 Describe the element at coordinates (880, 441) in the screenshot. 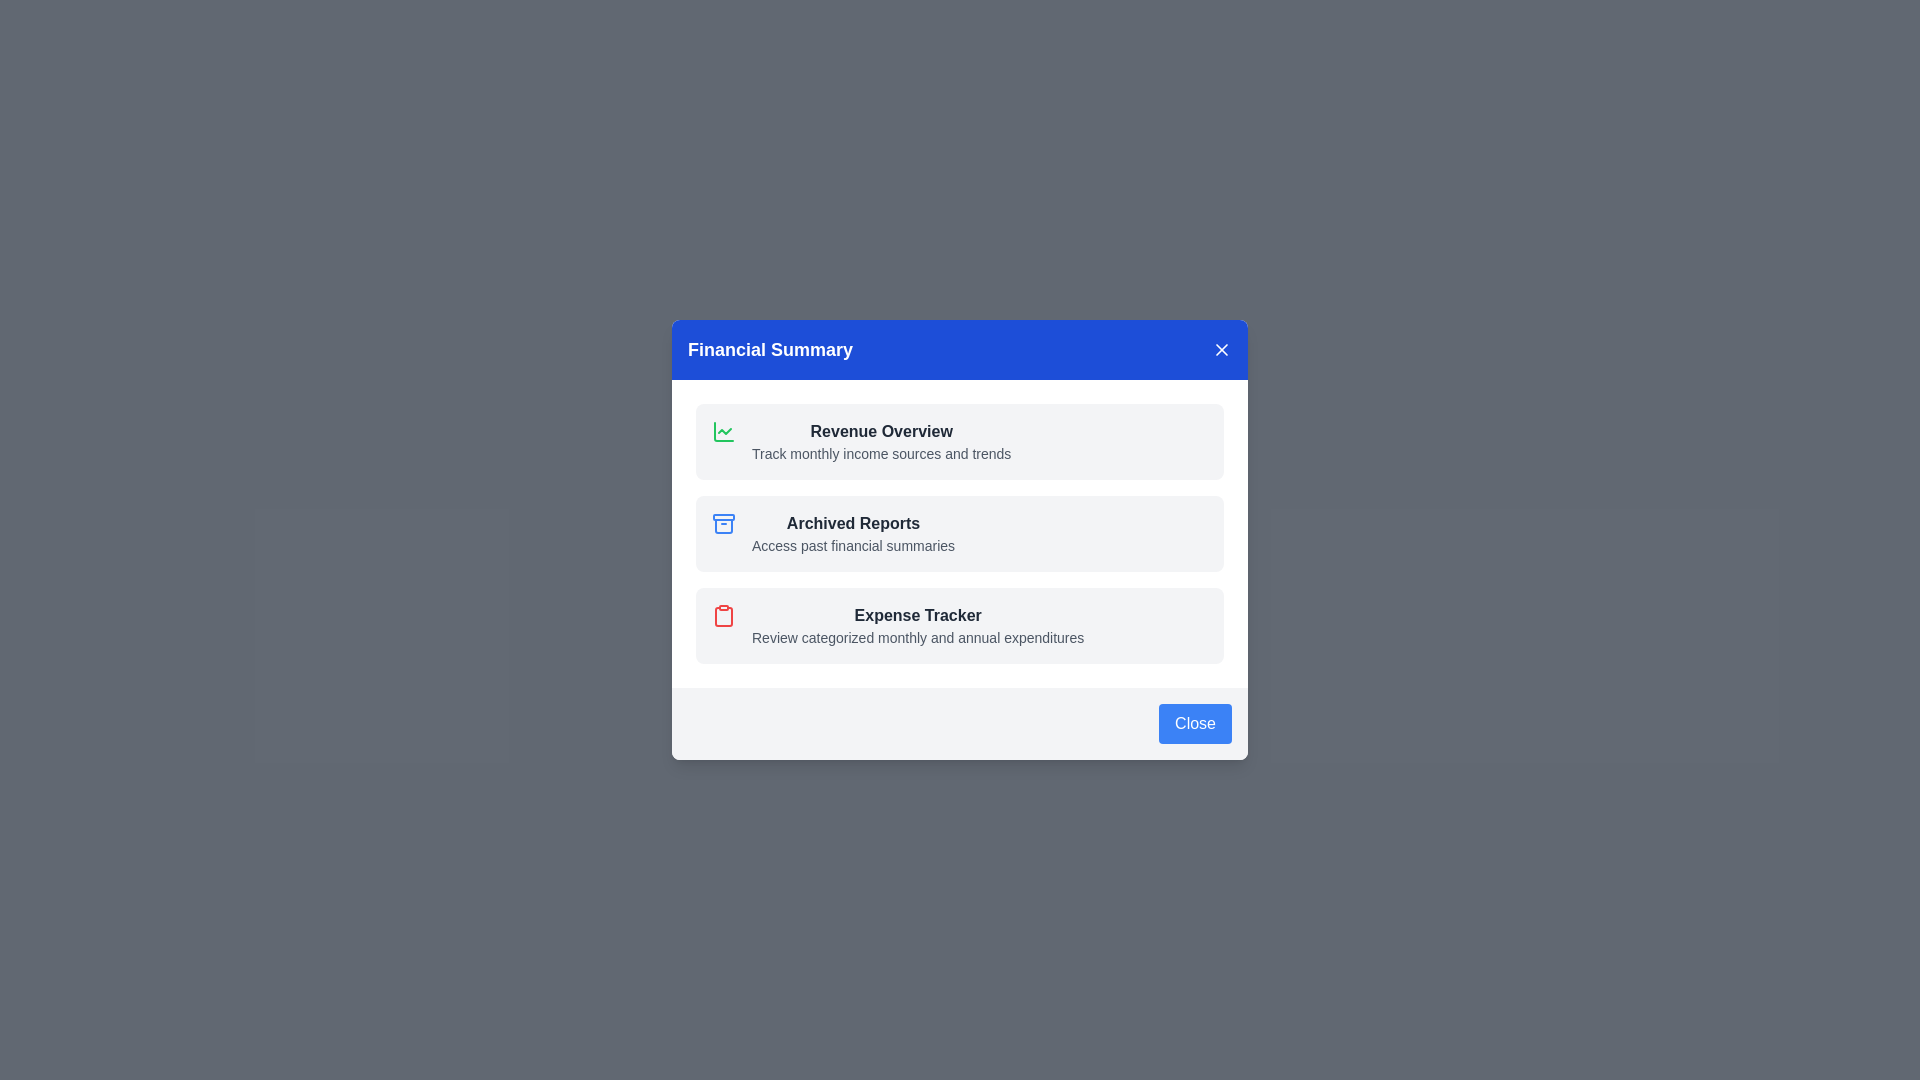

I see `the Revenue Overview section in the Financial Summary dialog` at that location.